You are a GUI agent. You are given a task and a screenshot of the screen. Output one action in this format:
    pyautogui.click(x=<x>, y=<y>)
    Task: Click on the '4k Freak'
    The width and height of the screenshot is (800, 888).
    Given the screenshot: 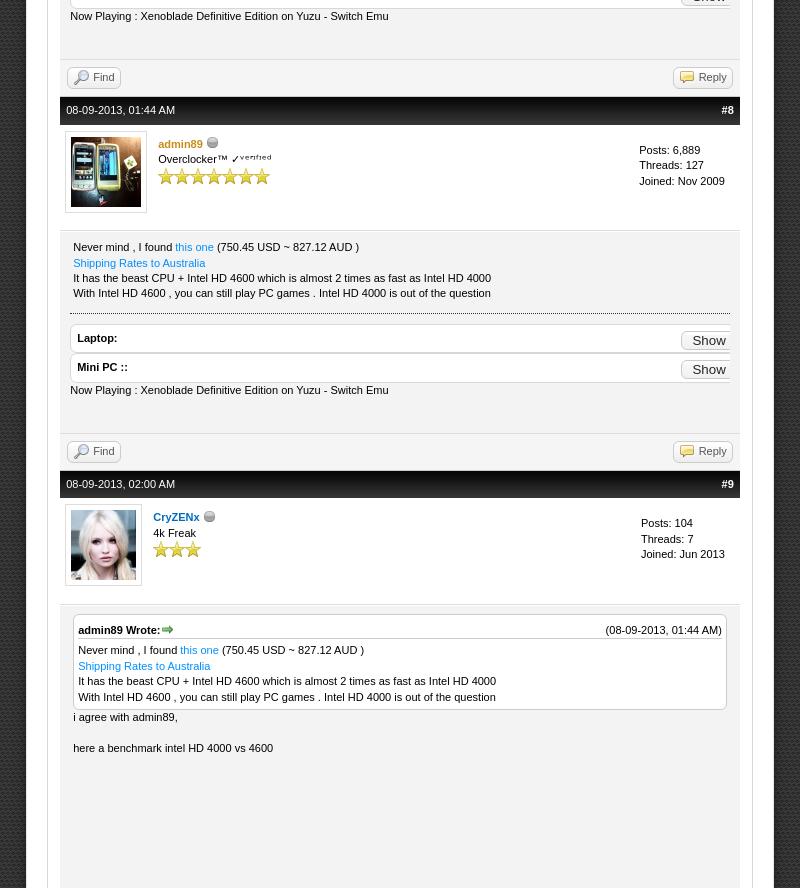 What is the action you would take?
    pyautogui.click(x=153, y=531)
    